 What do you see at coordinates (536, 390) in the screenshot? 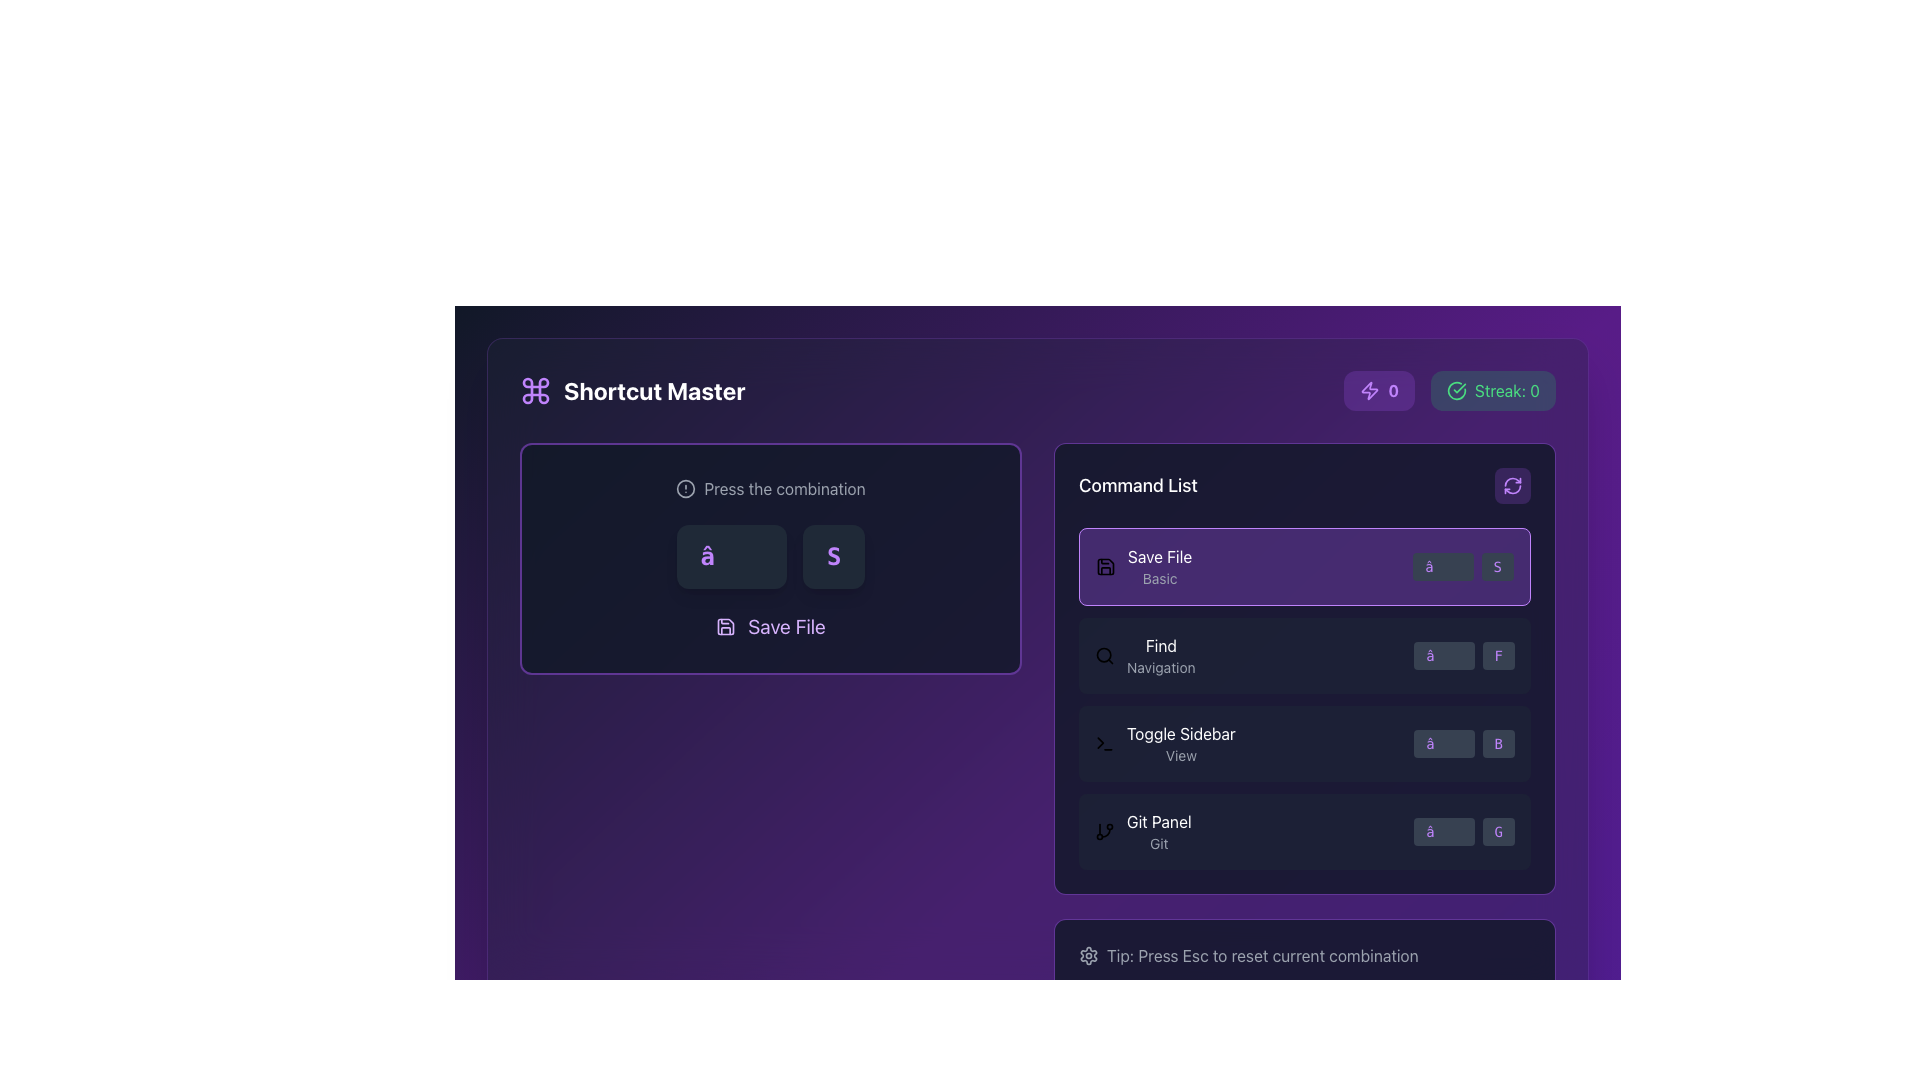
I see `icon located in the top-left portion of the interface, adjacent to the 'Shortcut Master' label` at bounding box center [536, 390].